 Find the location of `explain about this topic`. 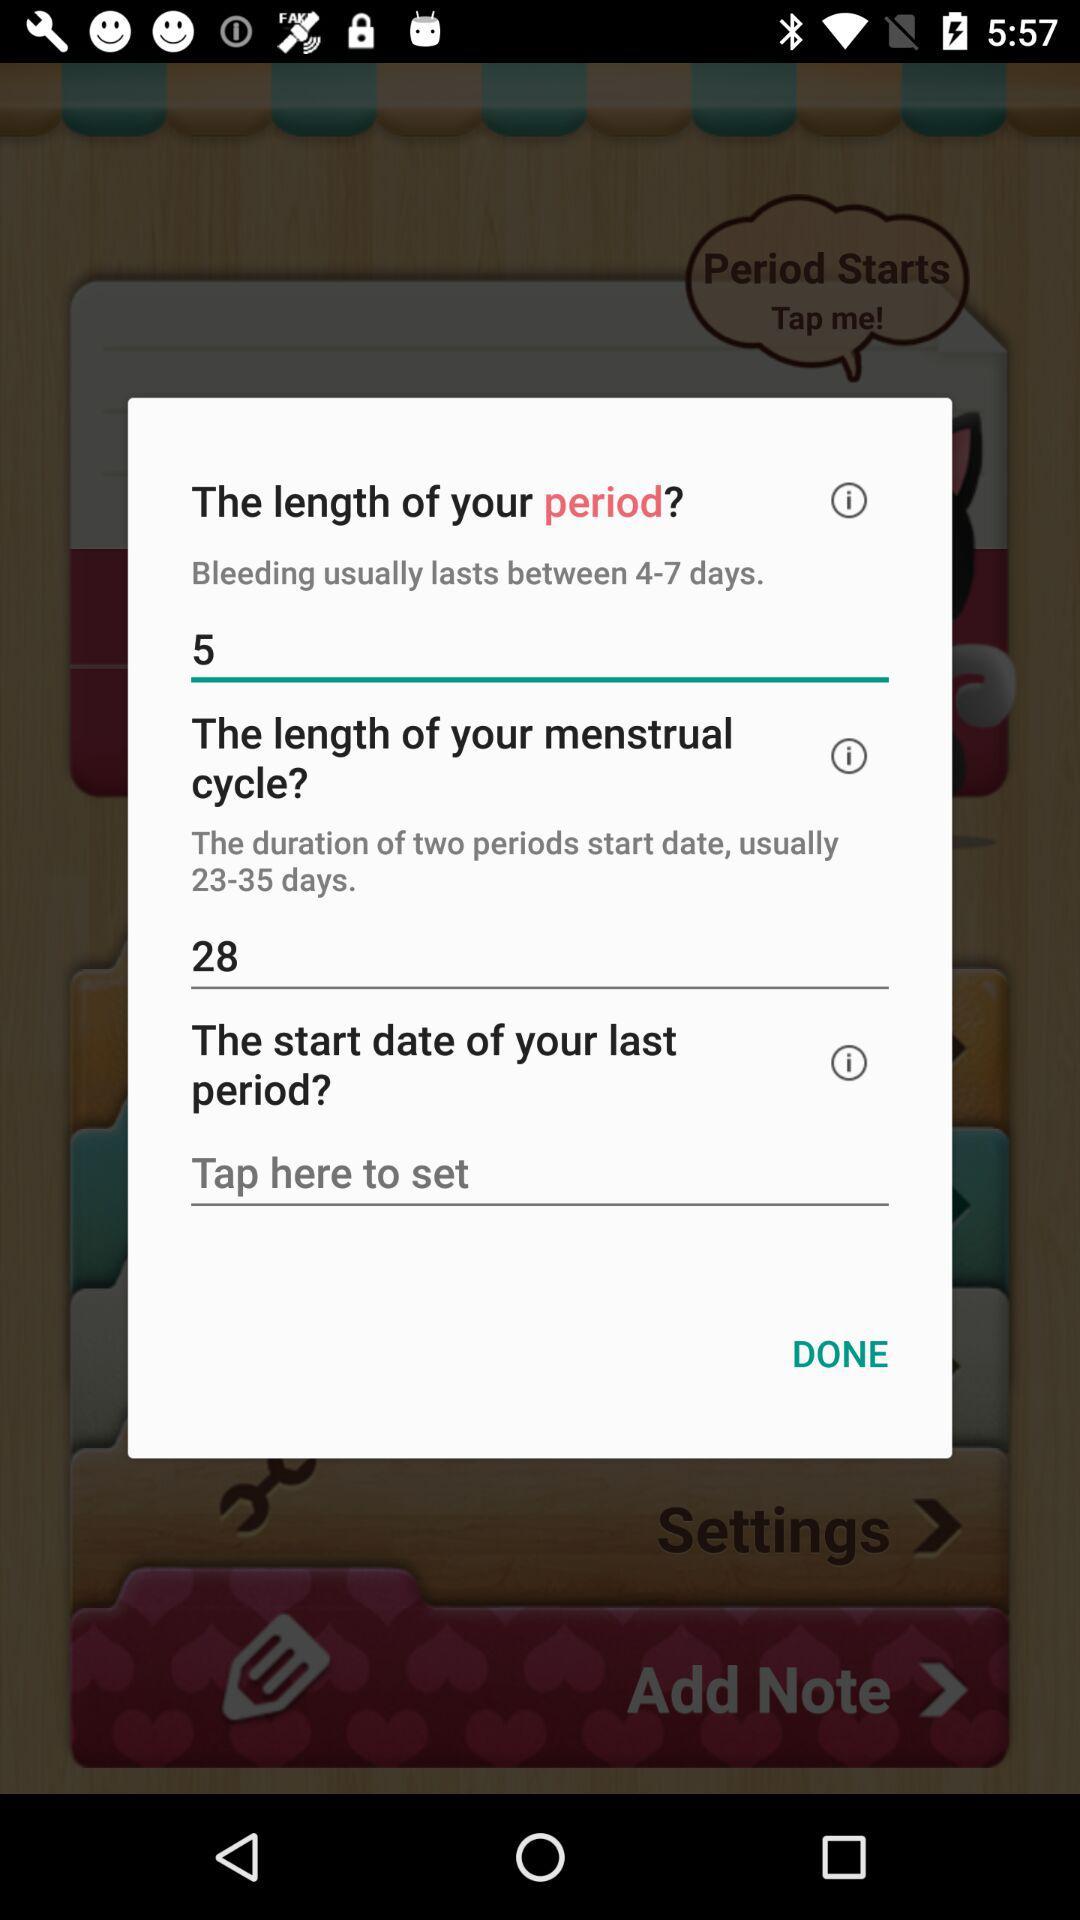

explain about this topic is located at coordinates (849, 755).